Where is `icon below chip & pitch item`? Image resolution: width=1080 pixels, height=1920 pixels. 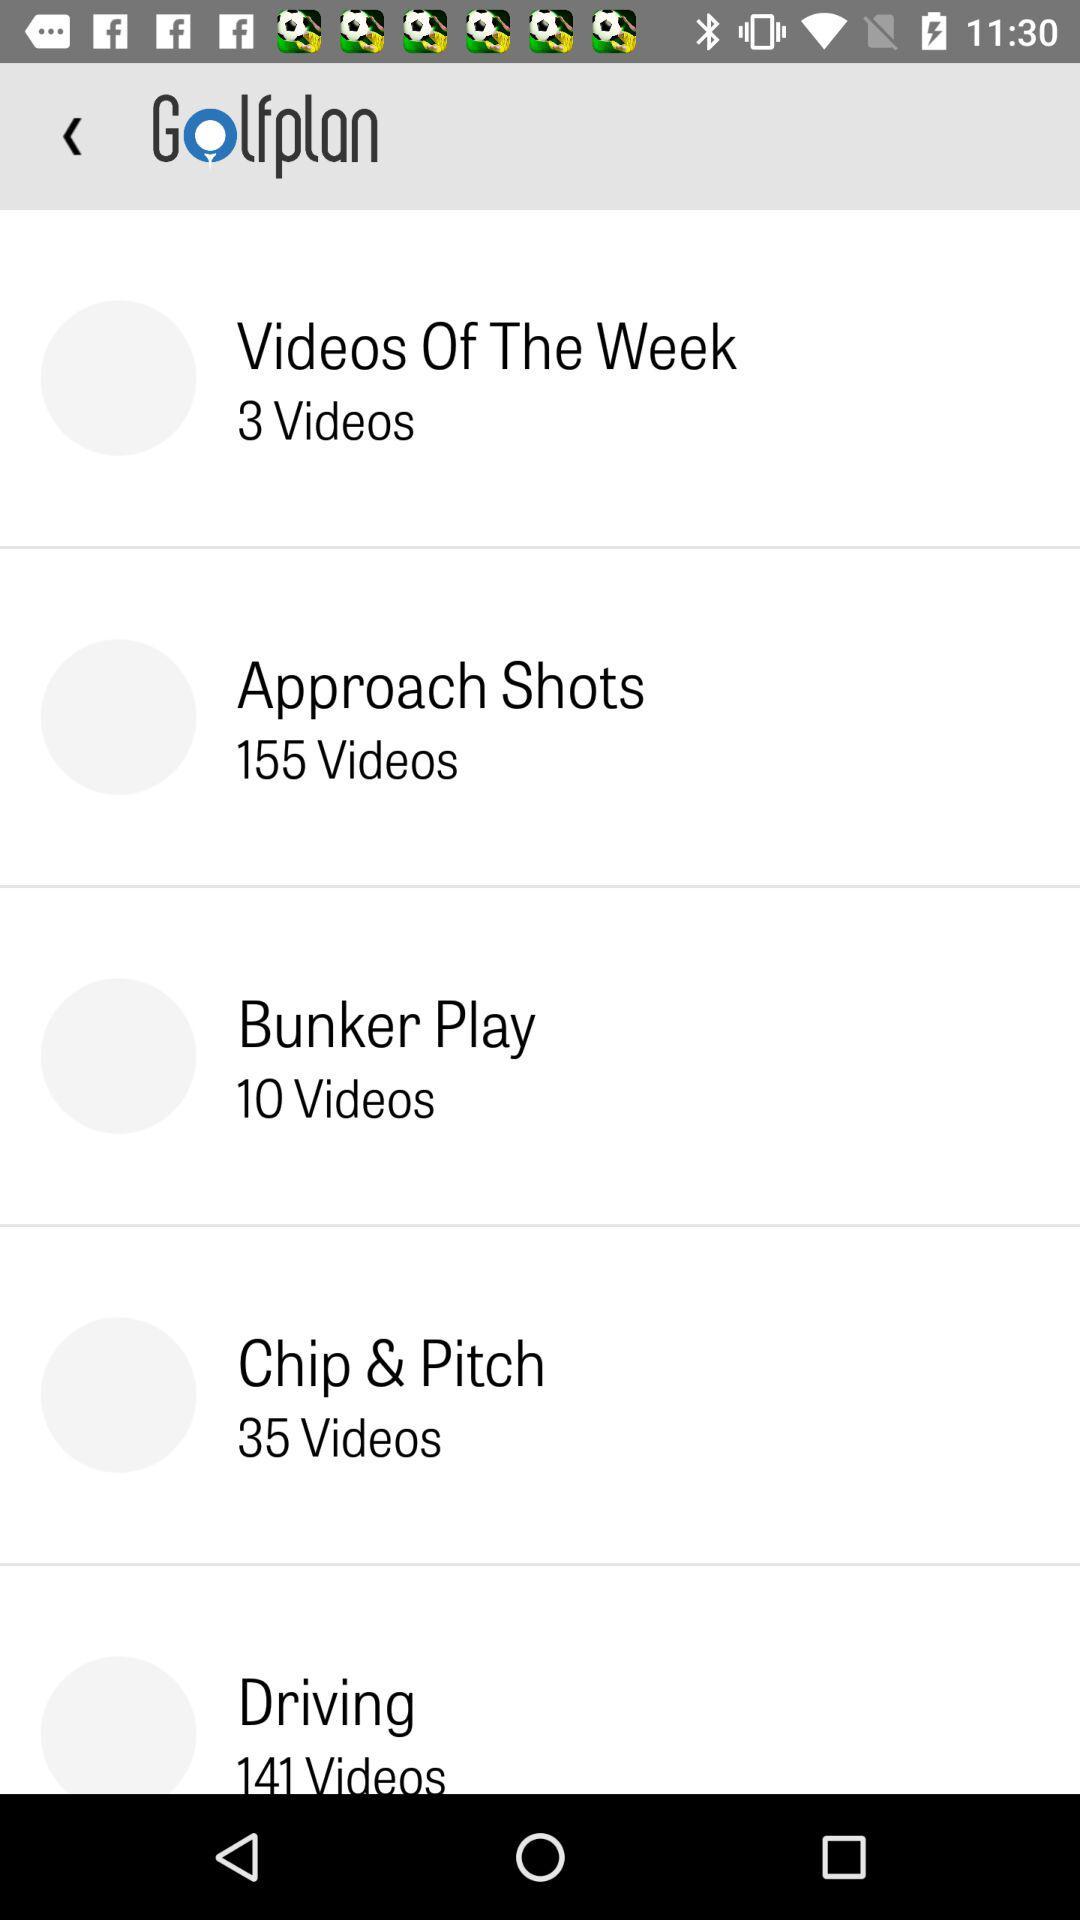
icon below chip & pitch item is located at coordinates (338, 1434).